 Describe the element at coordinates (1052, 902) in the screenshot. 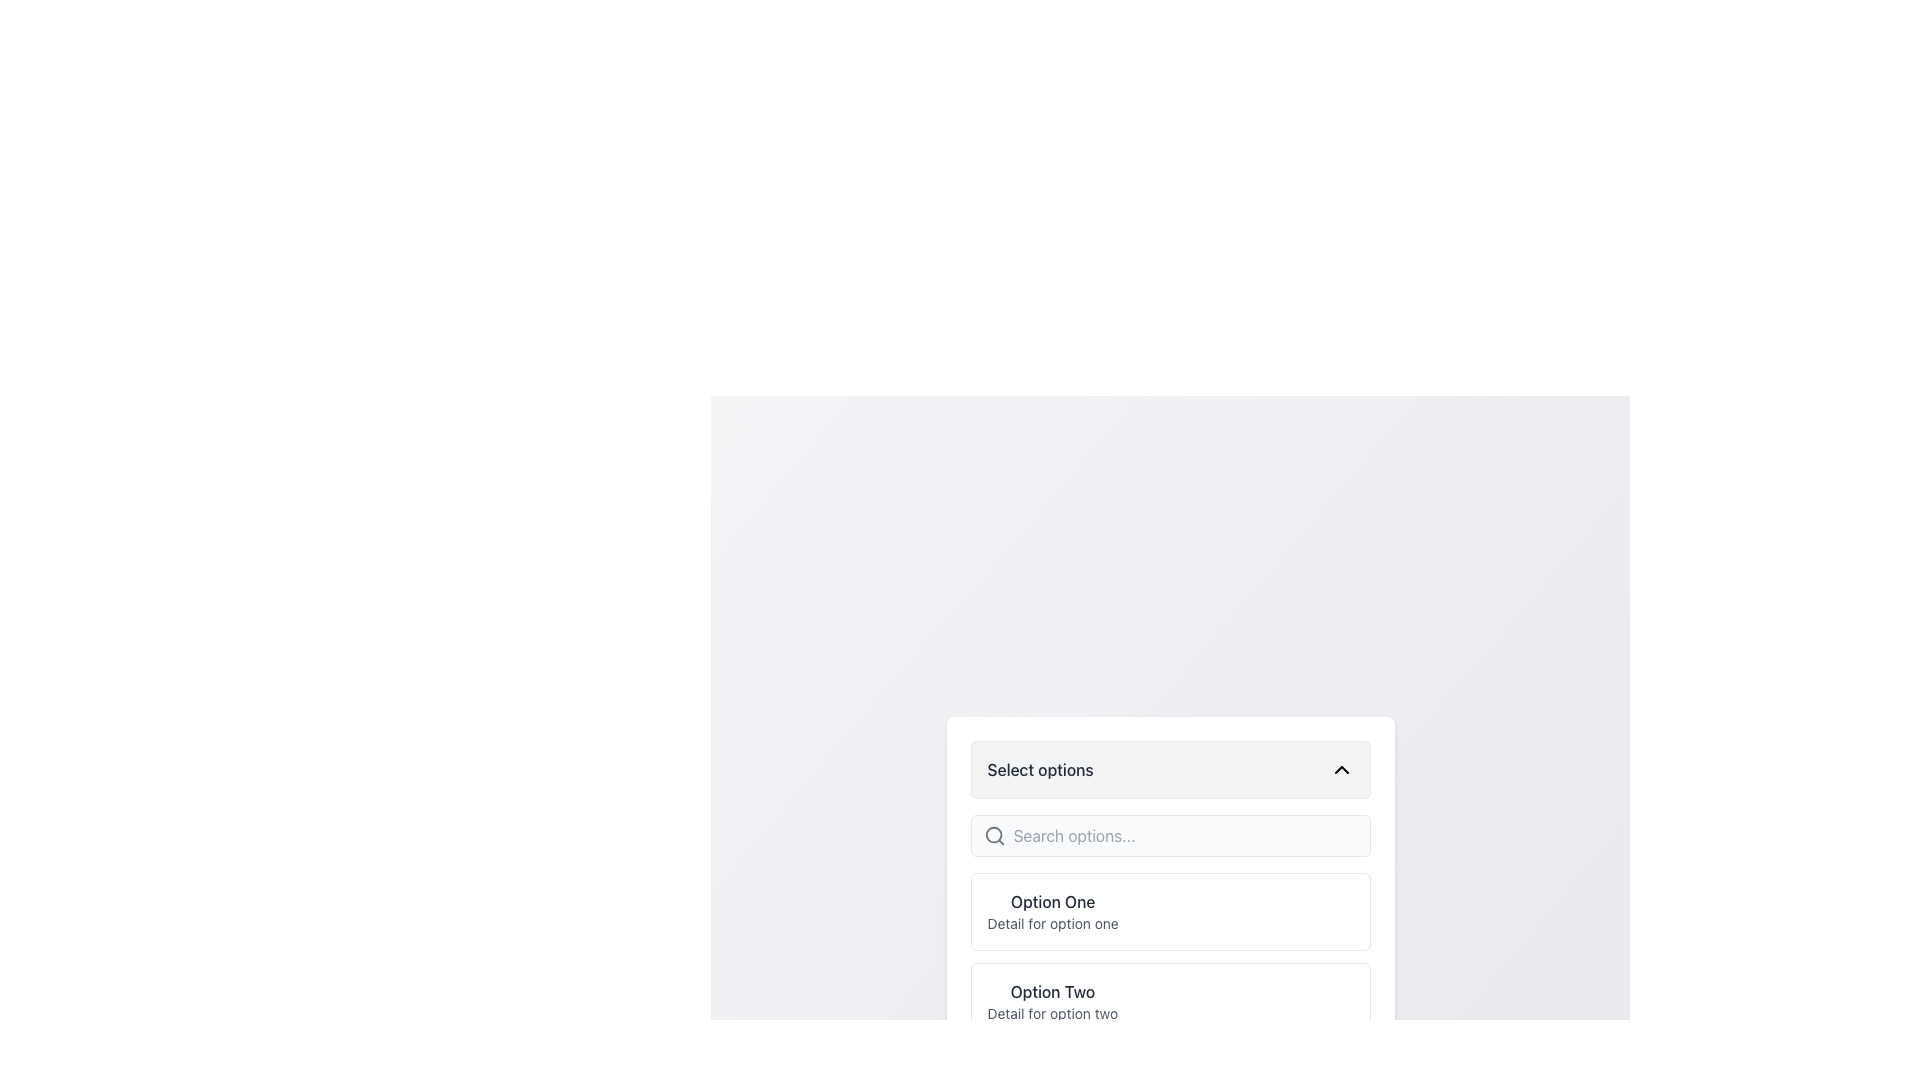

I see `the first selectable option in the dropdown list labeled 'Select options.'` at that location.